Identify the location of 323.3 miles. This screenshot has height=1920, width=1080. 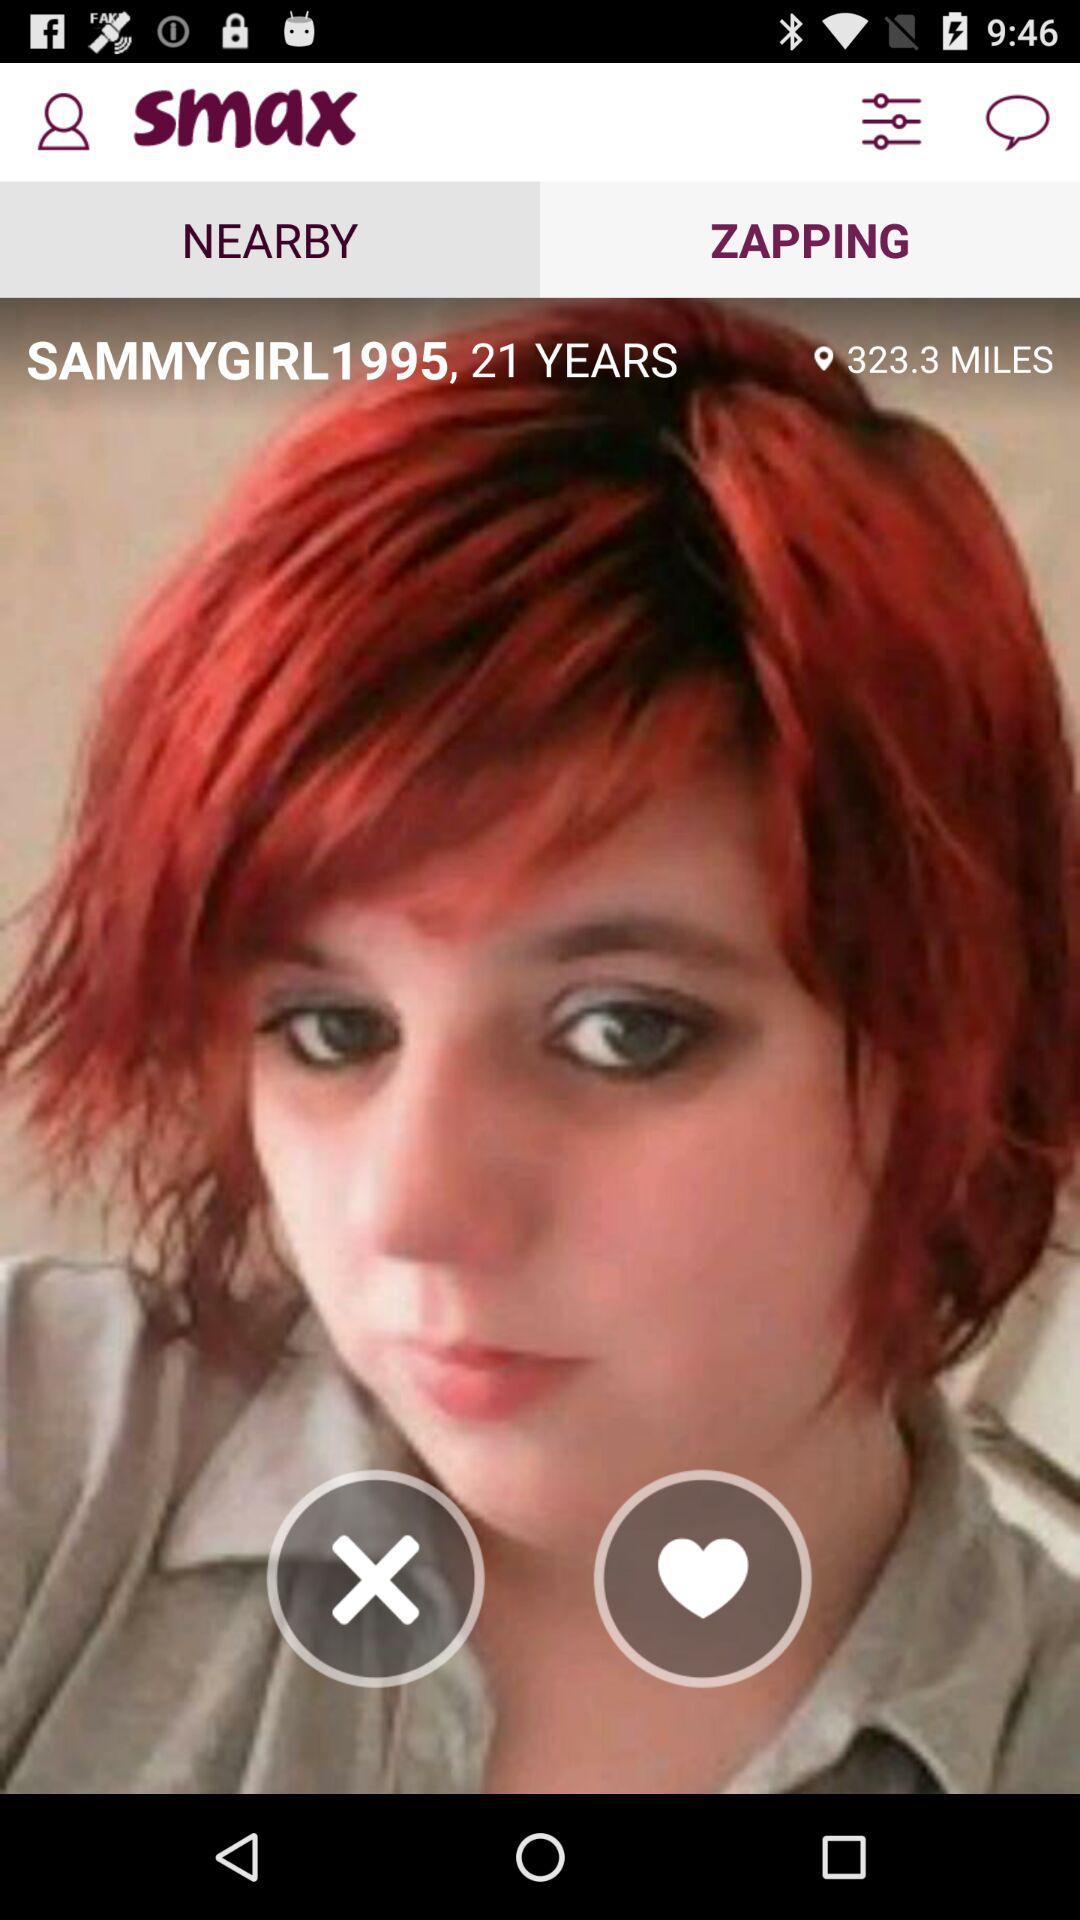
(949, 358).